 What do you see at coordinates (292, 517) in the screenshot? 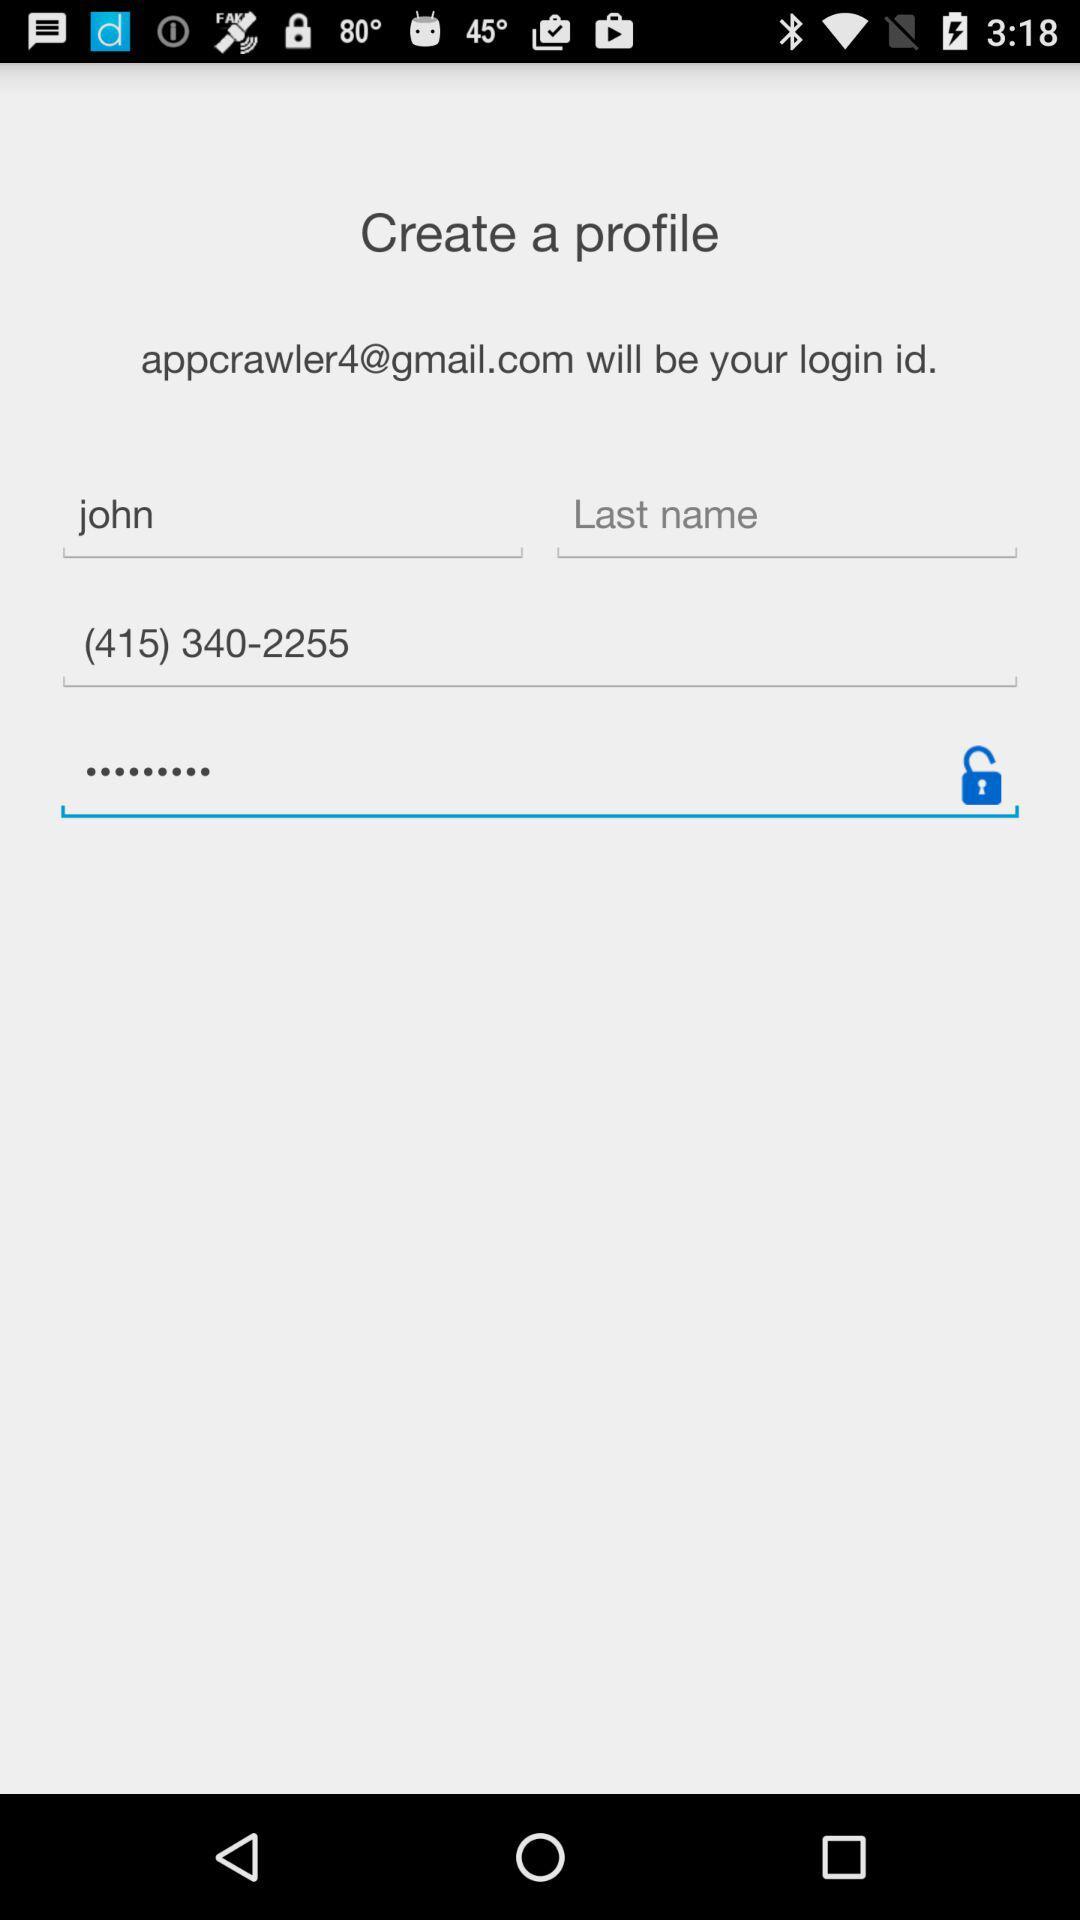
I see `item above the (415) 340-2255 item` at bounding box center [292, 517].